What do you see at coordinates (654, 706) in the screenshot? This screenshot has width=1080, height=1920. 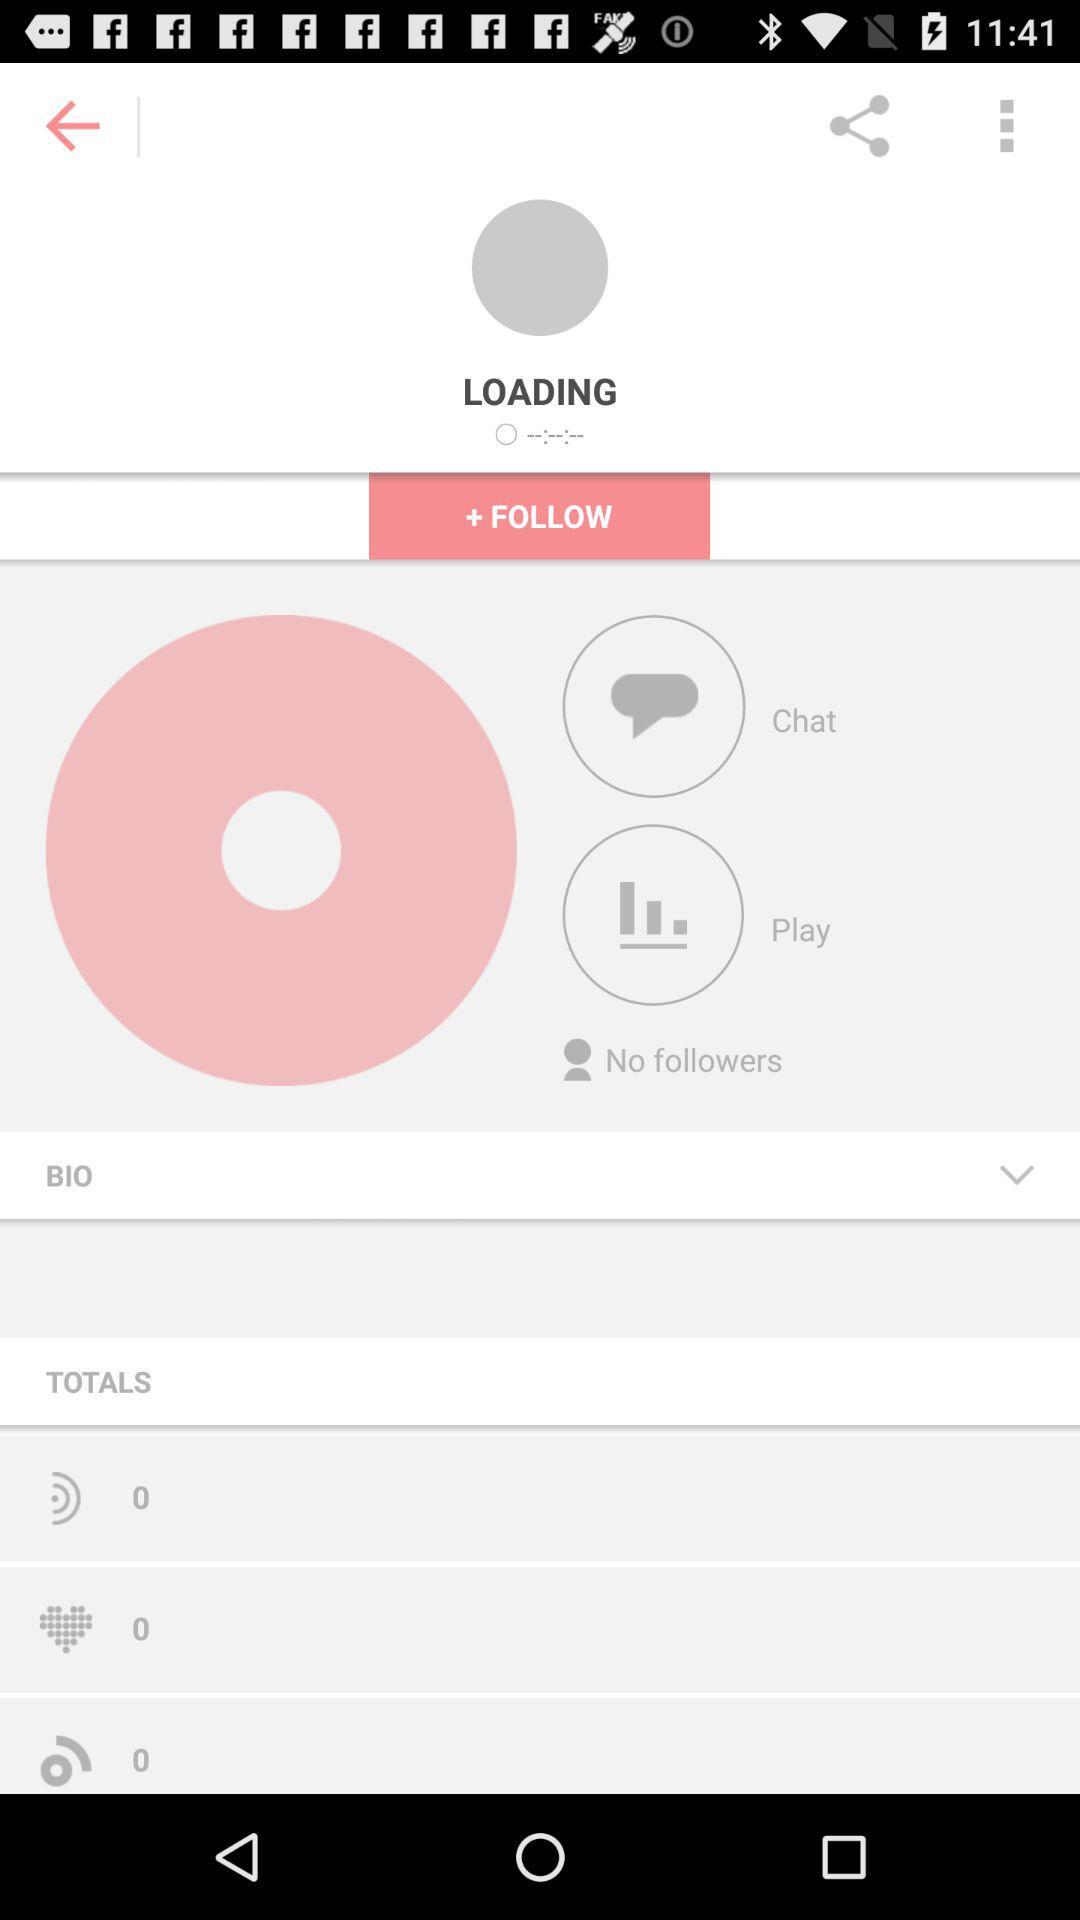 I see `item to the left of the chat icon` at bounding box center [654, 706].